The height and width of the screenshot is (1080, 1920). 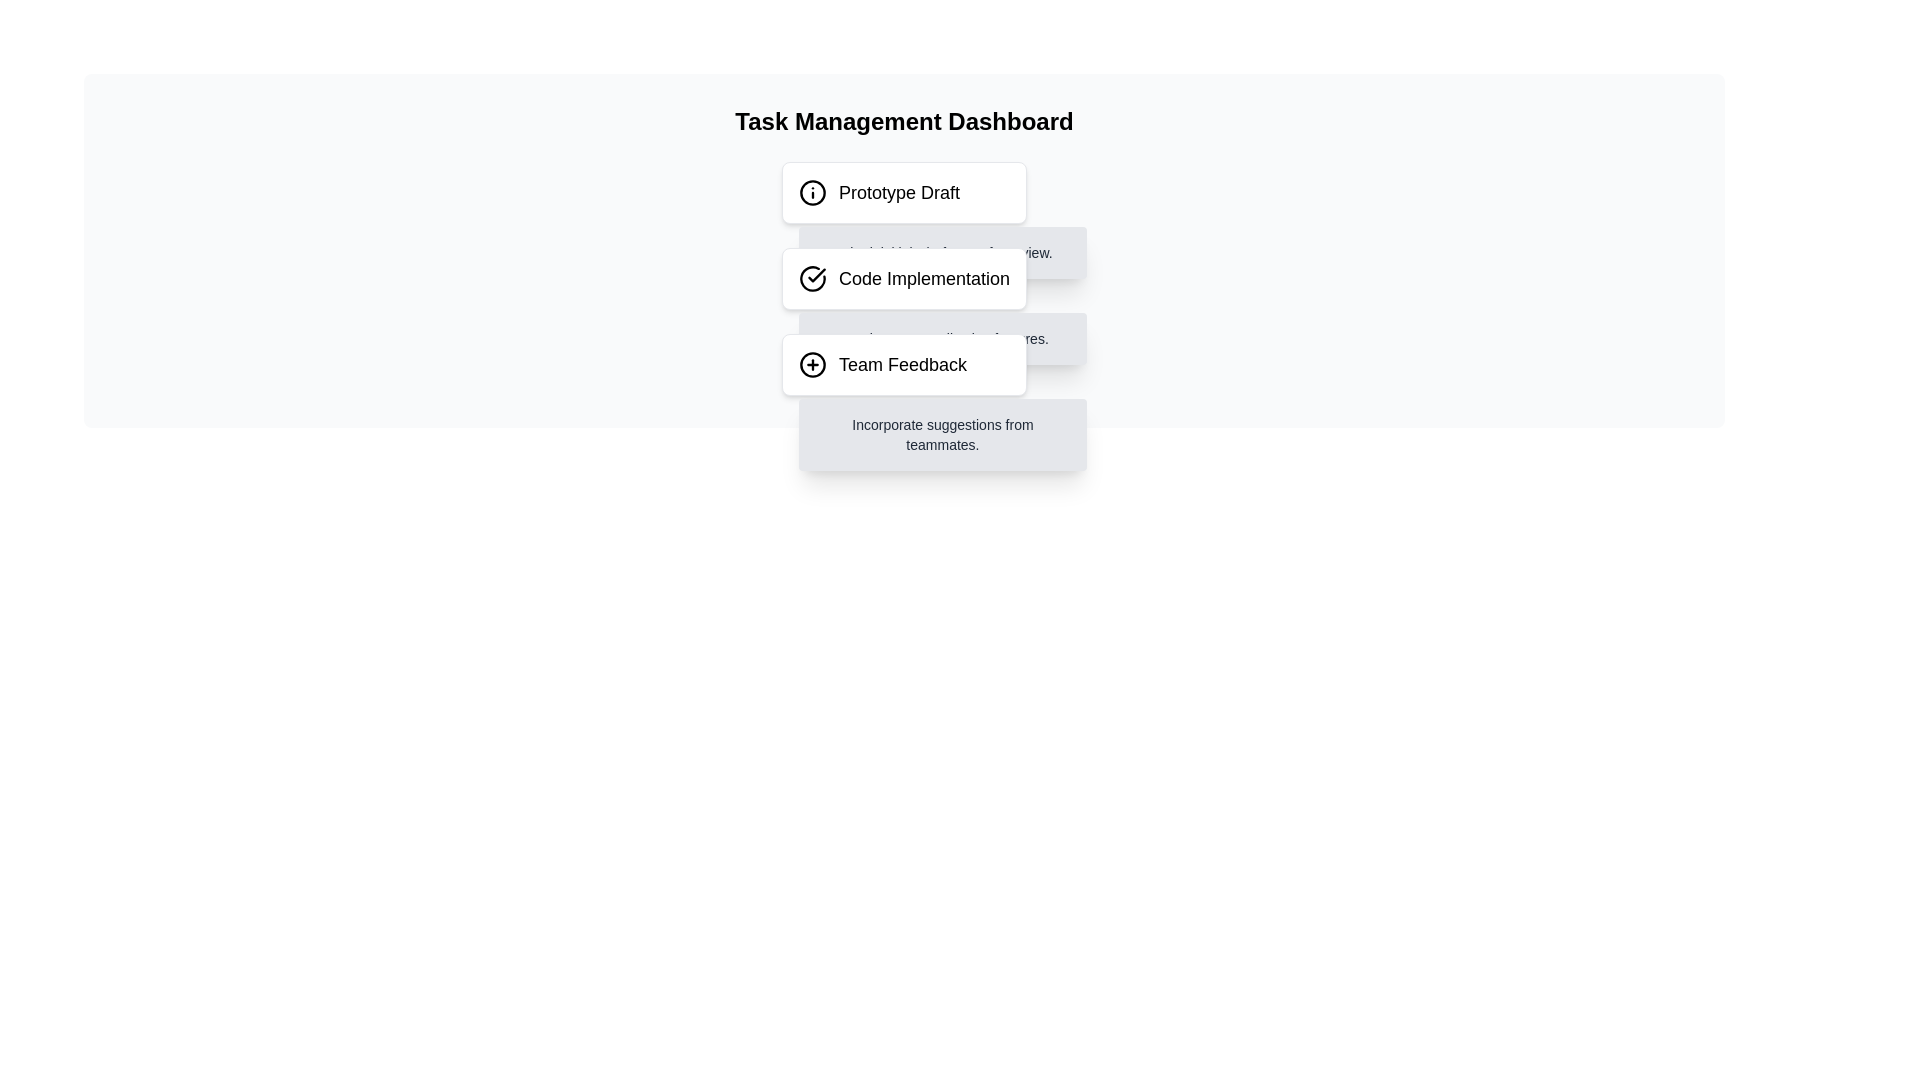 What do you see at coordinates (941, 252) in the screenshot?
I see `the informational Text Label located below the 'Code Implementation' item in the dropdown or popup box` at bounding box center [941, 252].